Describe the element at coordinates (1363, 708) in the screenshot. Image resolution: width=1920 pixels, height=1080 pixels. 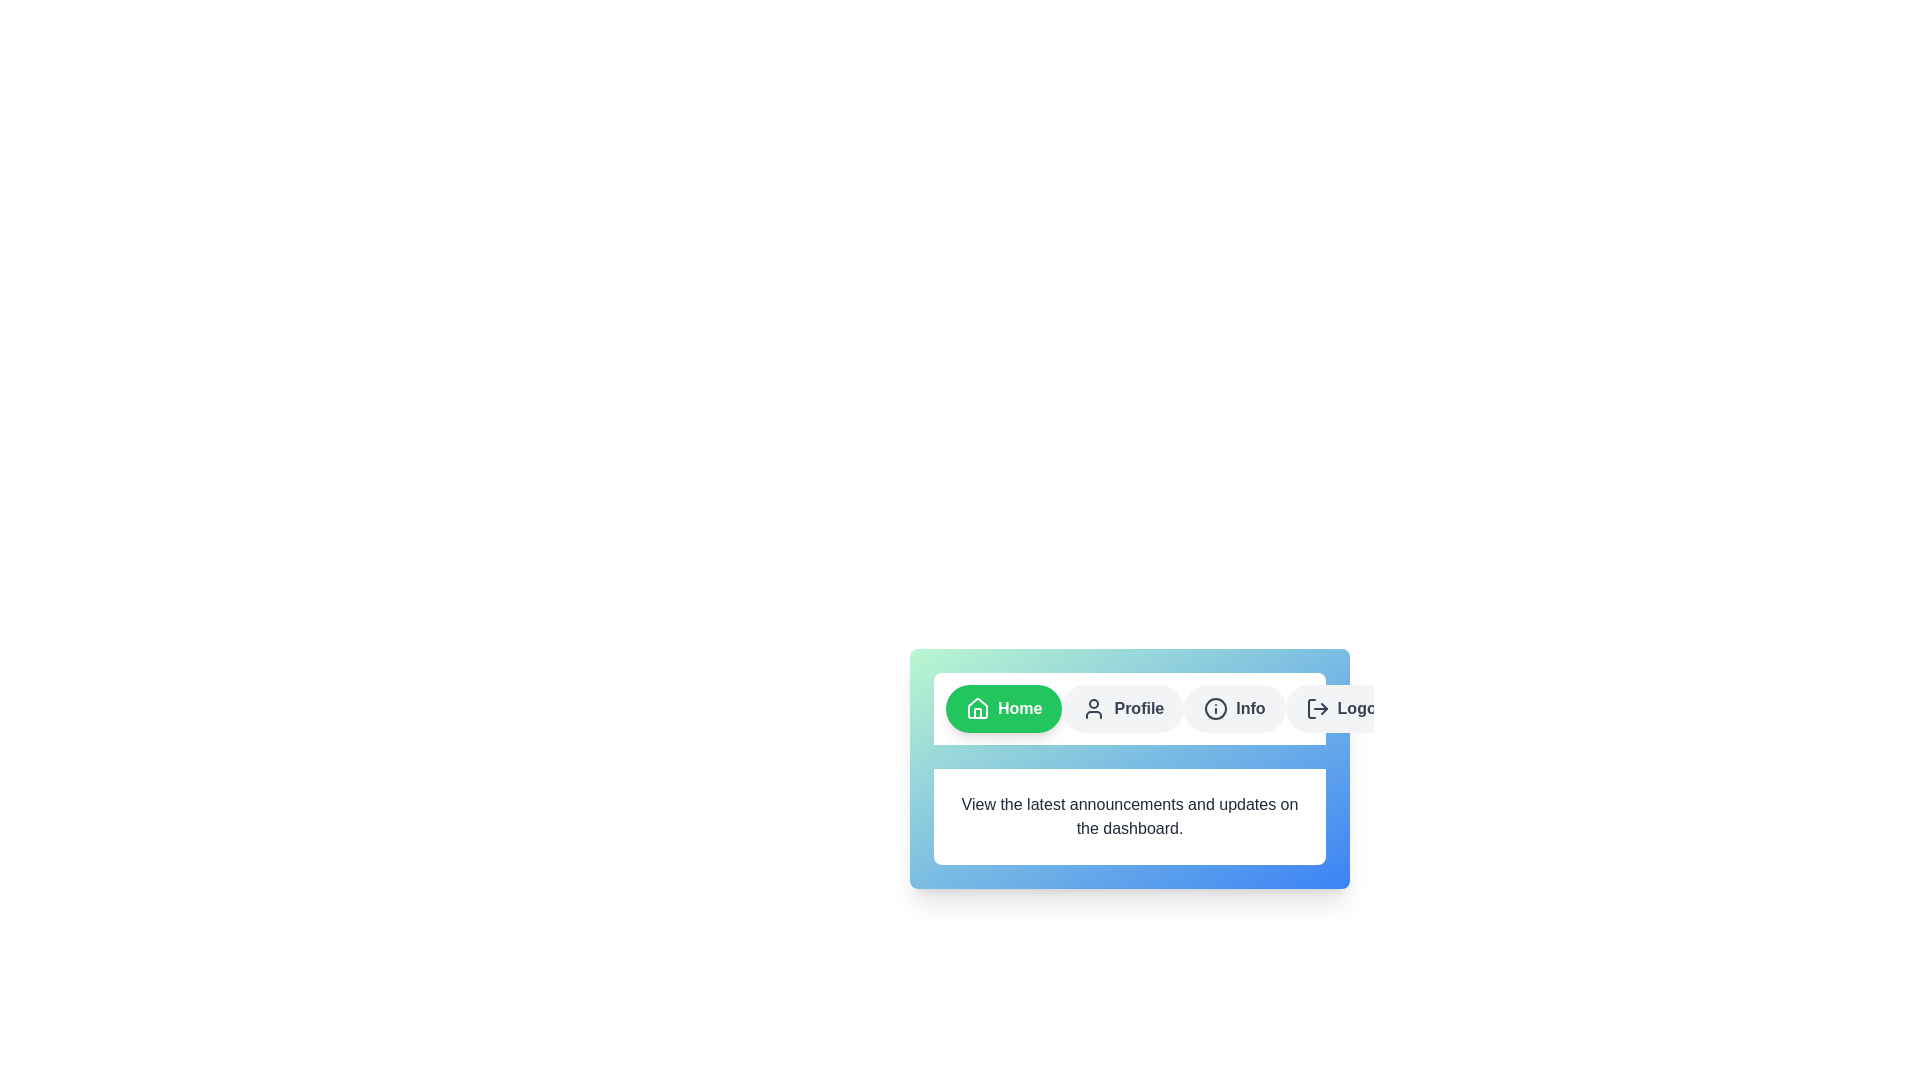
I see `the logout text label located on the right side of the horizontal navigation bar` at that location.